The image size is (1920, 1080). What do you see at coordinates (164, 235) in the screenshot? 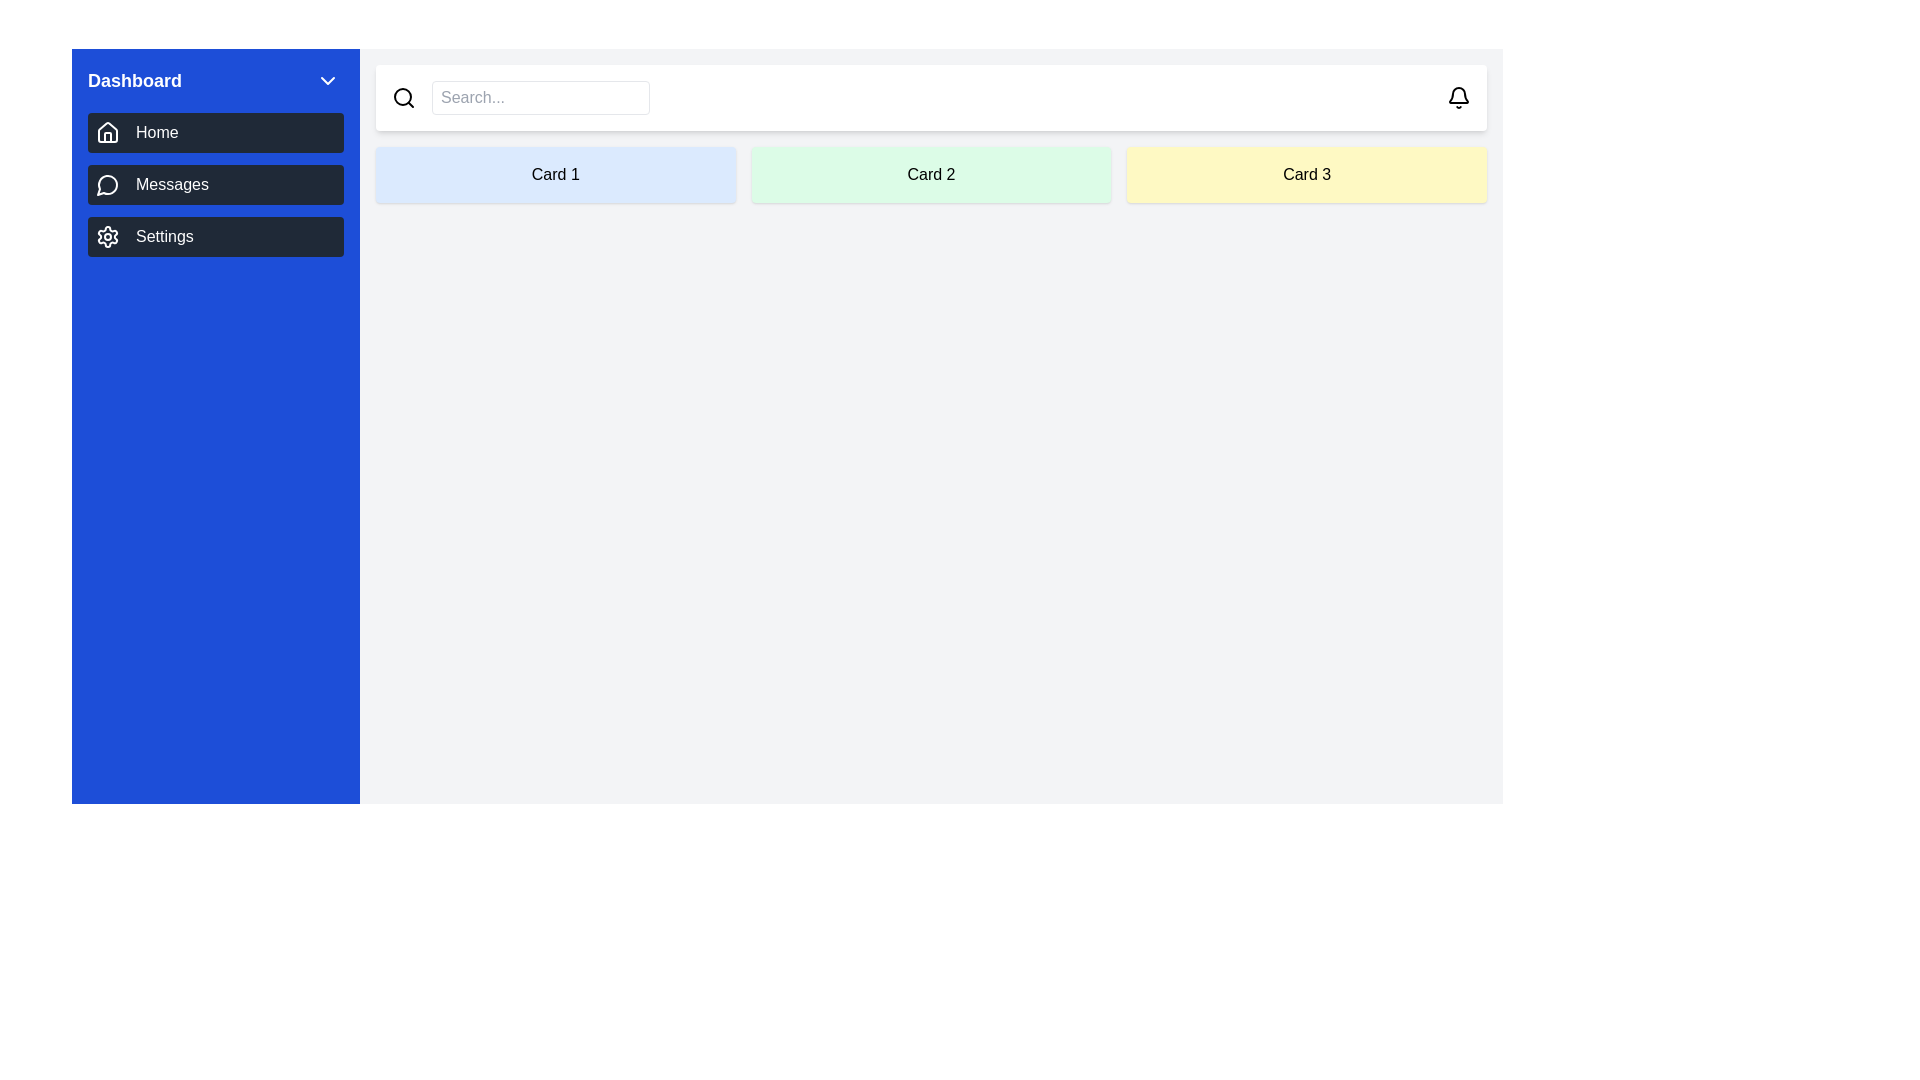
I see `the 'Settings' text label in the sidebar menu` at bounding box center [164, 235].